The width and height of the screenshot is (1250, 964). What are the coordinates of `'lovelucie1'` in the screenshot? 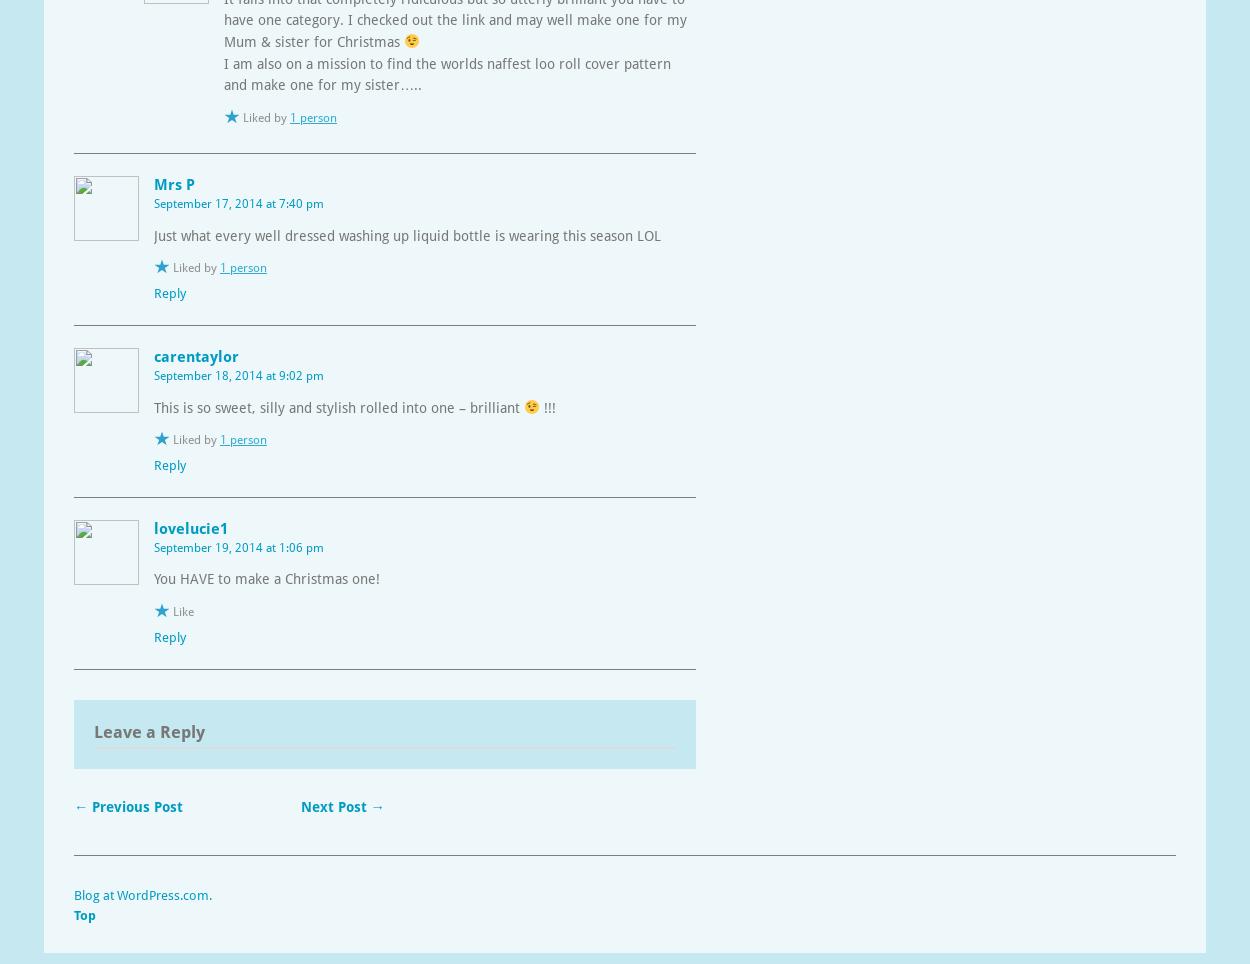 It's located at (190, 527).